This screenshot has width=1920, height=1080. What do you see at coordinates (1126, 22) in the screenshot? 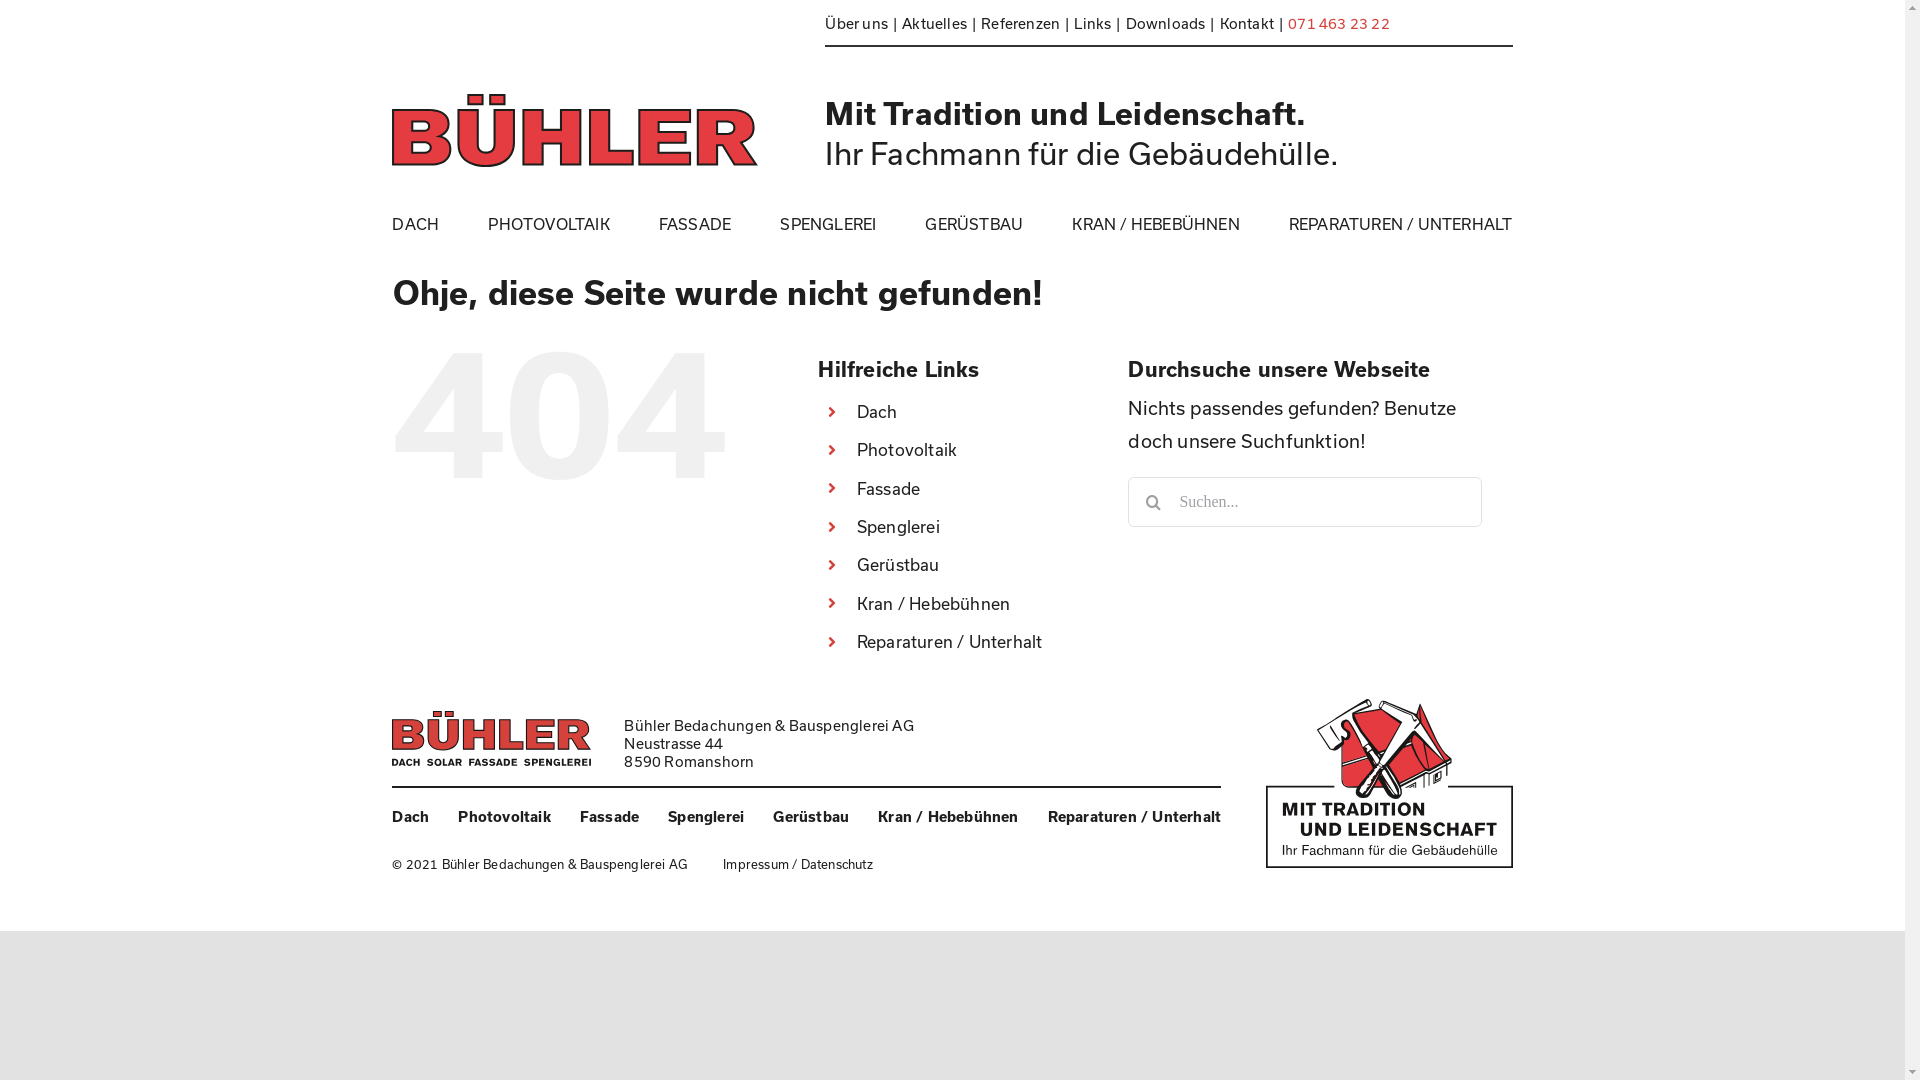
I see `'Downloads'` at bounding box center [1126, 22].